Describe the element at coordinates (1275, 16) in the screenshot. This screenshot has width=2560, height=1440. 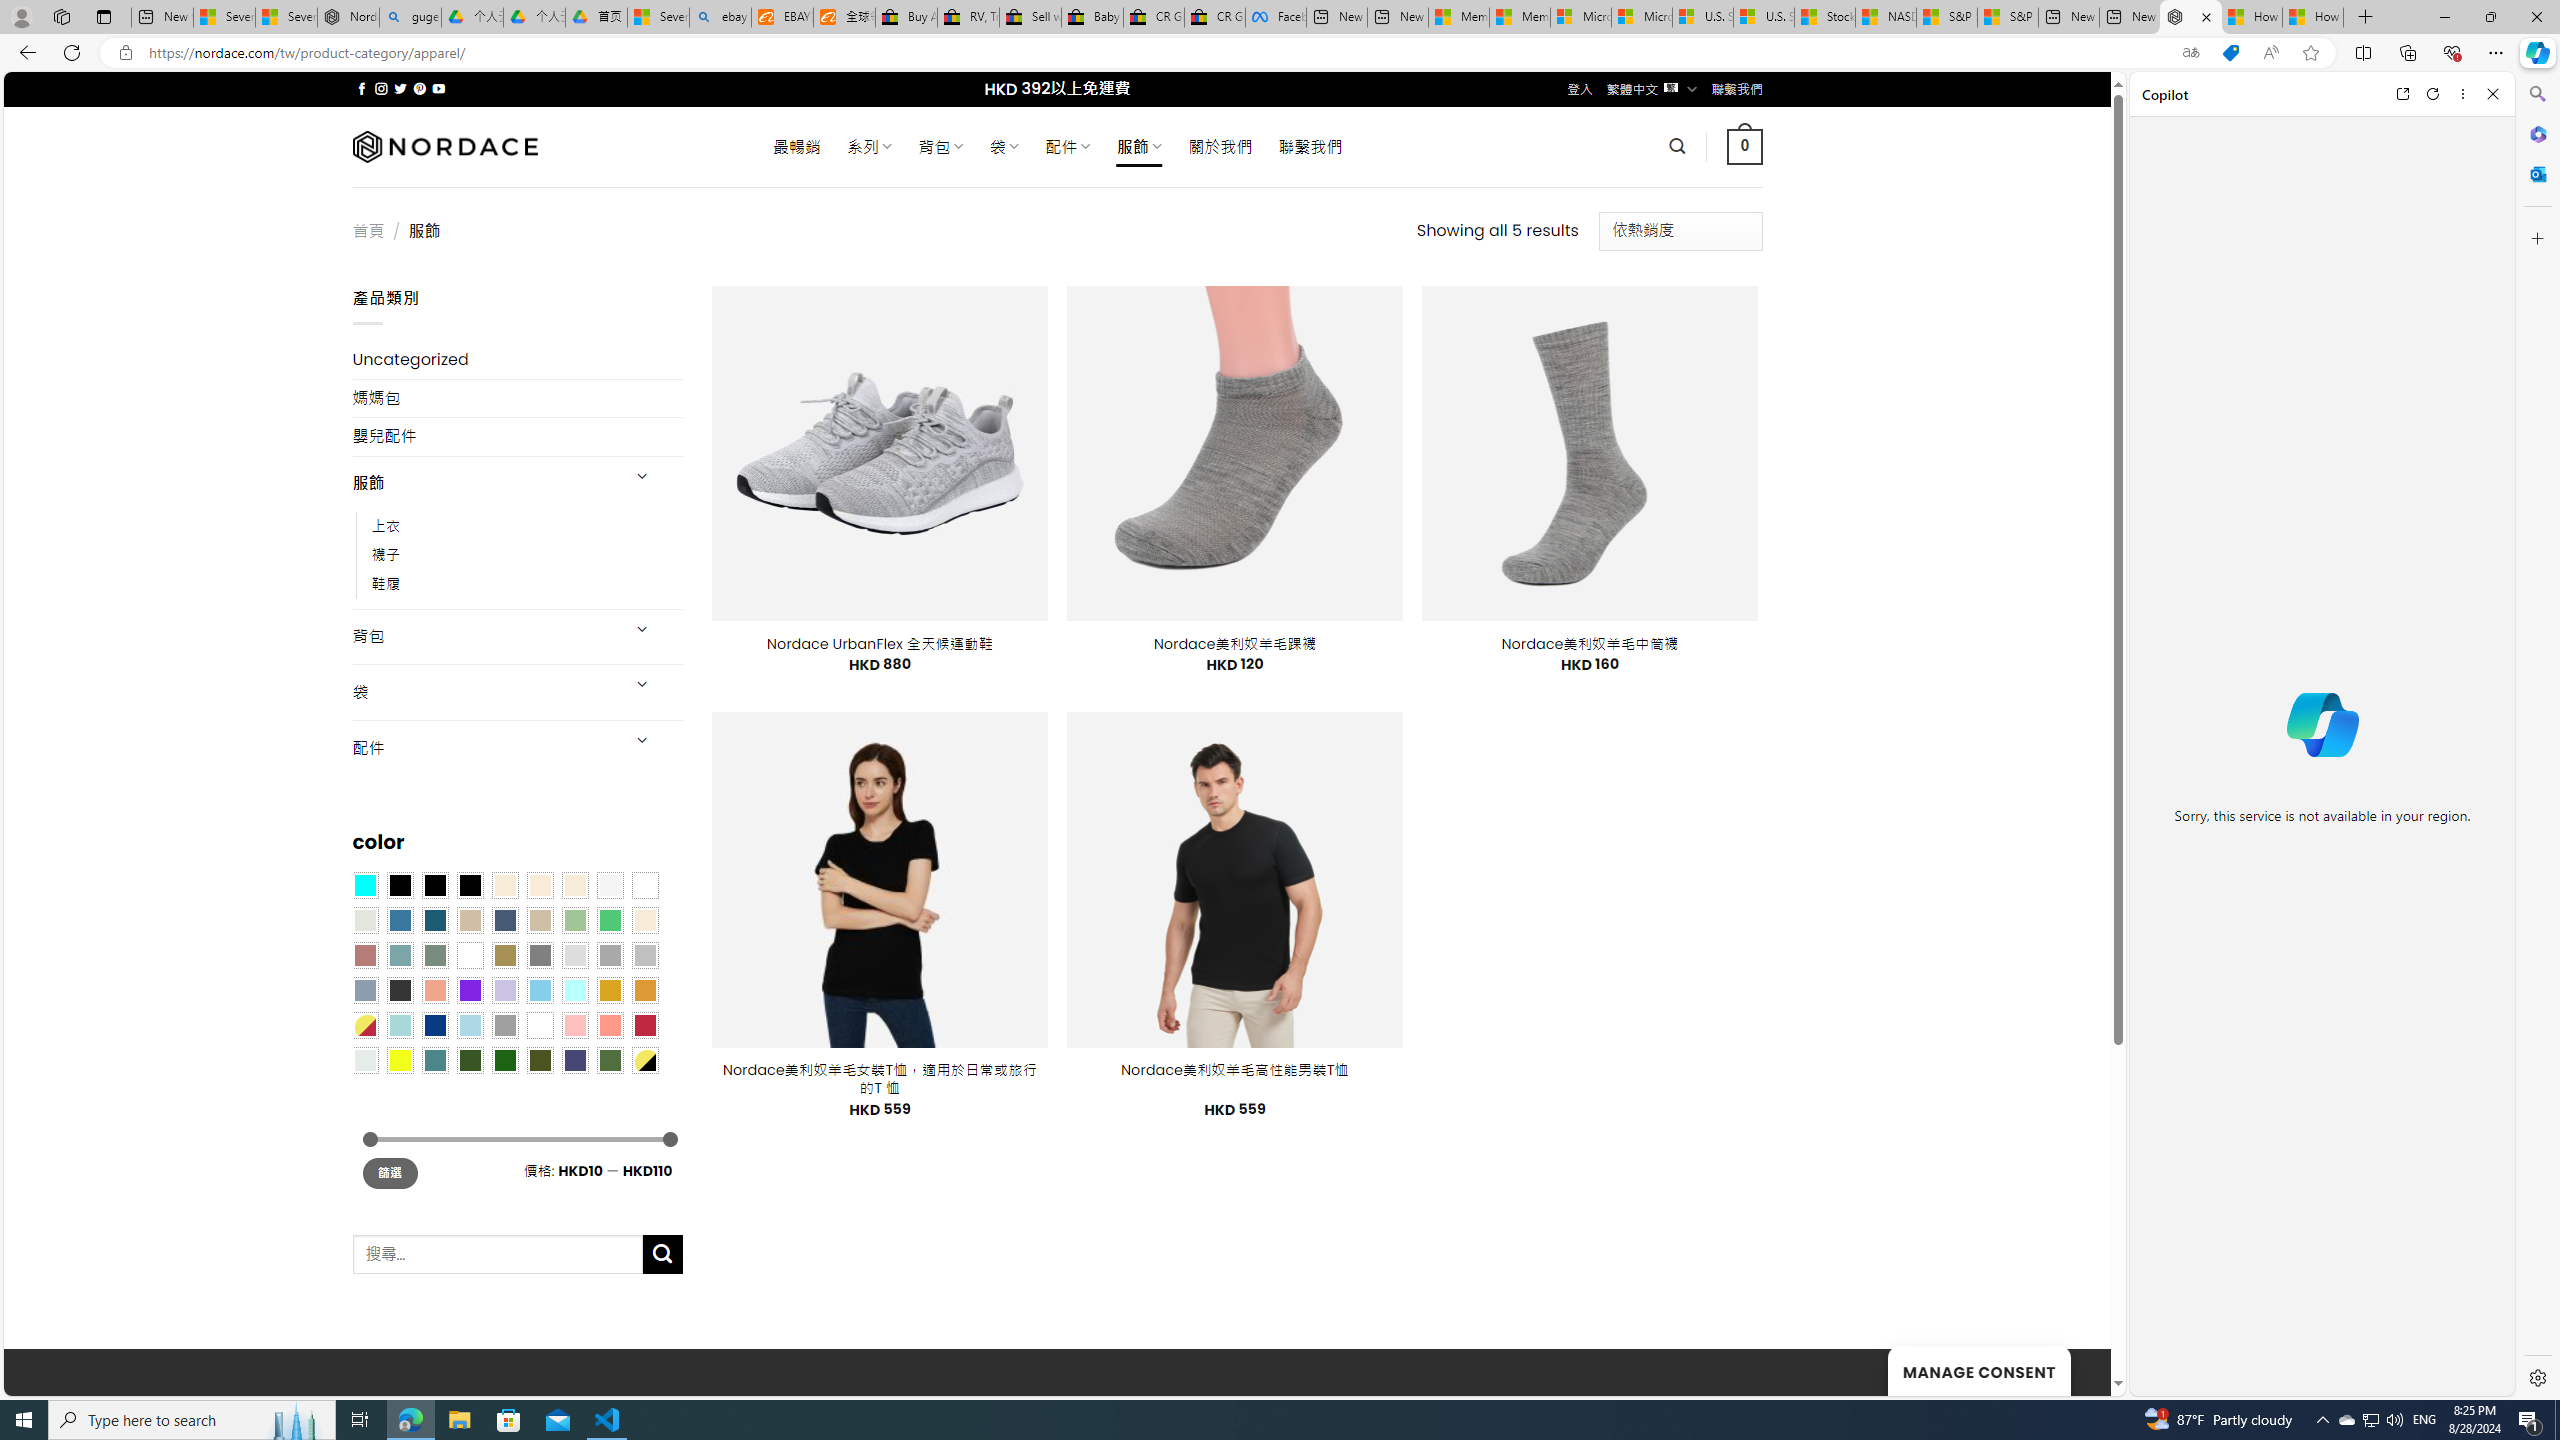
I see `'Facebook'` at that location.